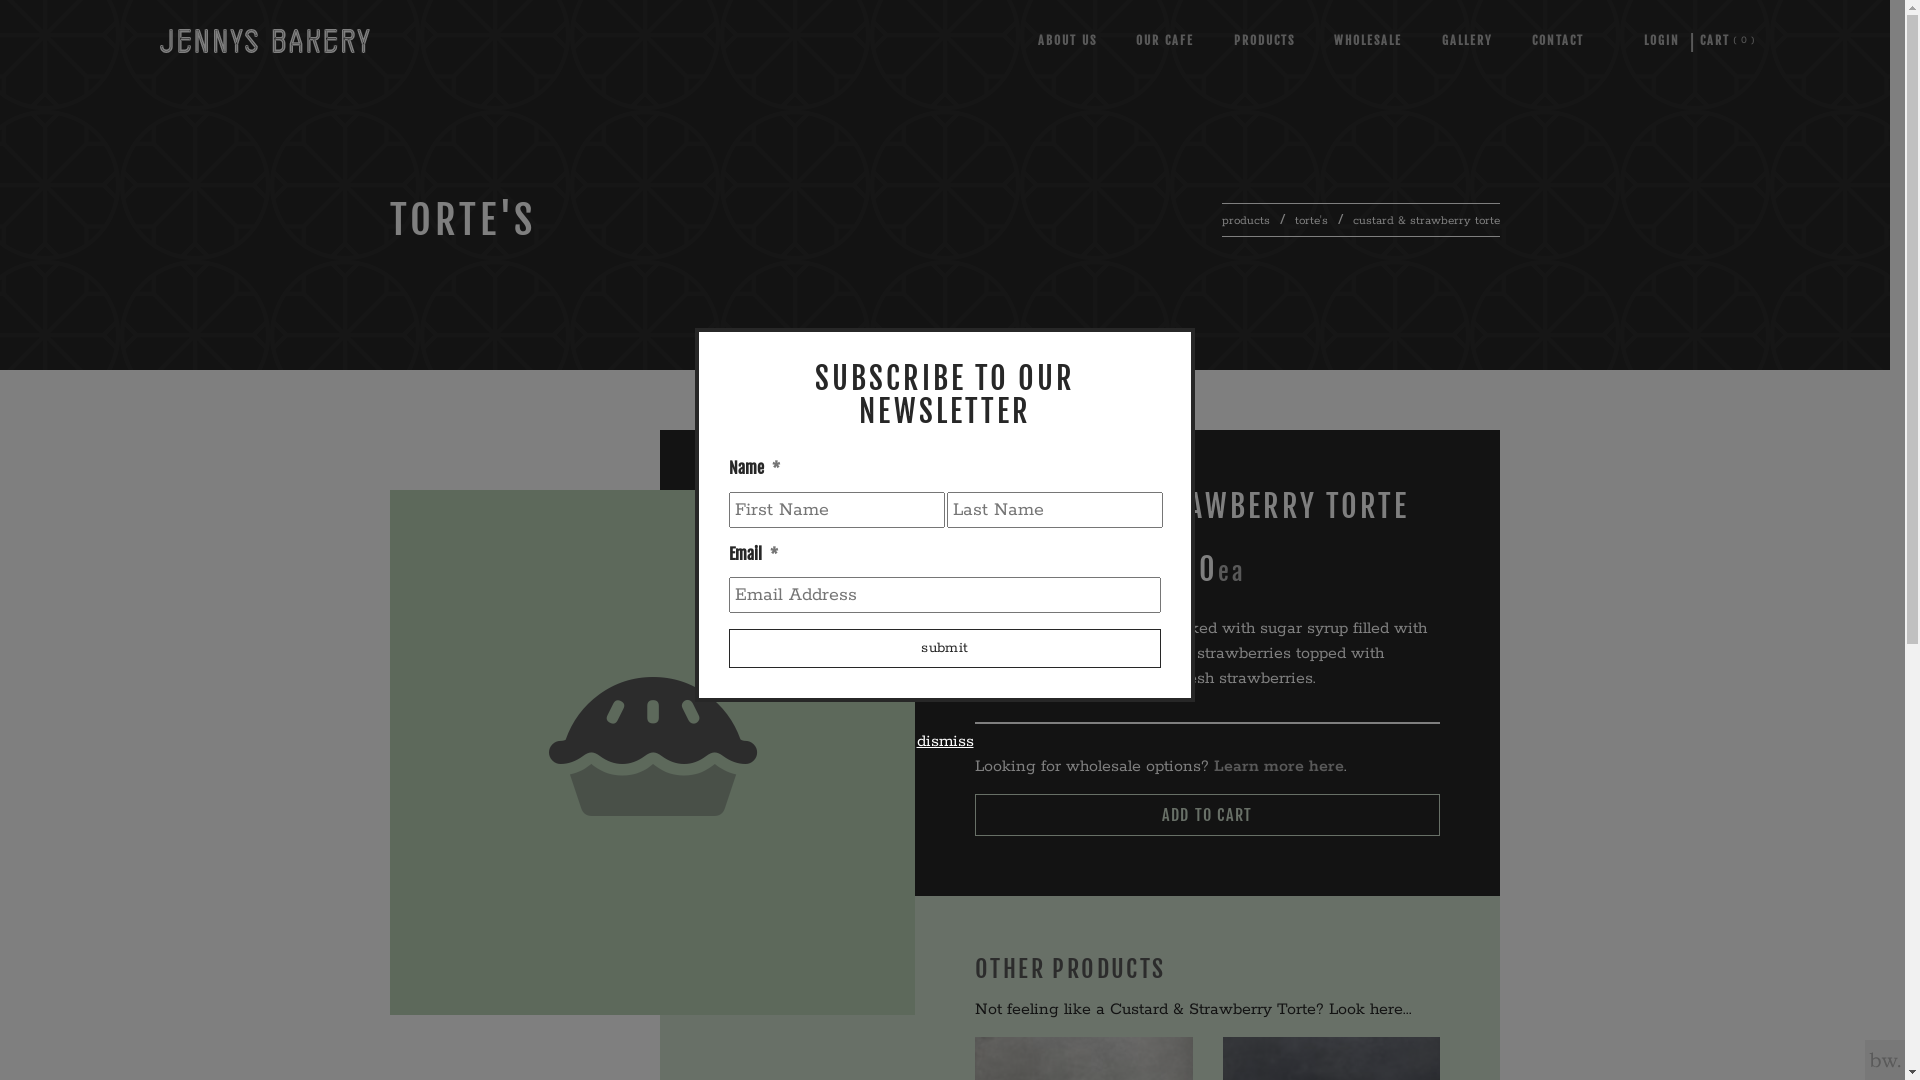 The width and height of the screenshot is (1920, 1080). Describe the element at coordinates (263, 40) in the screenshot. I see `'Jennys Bakery - Home'` at that location.